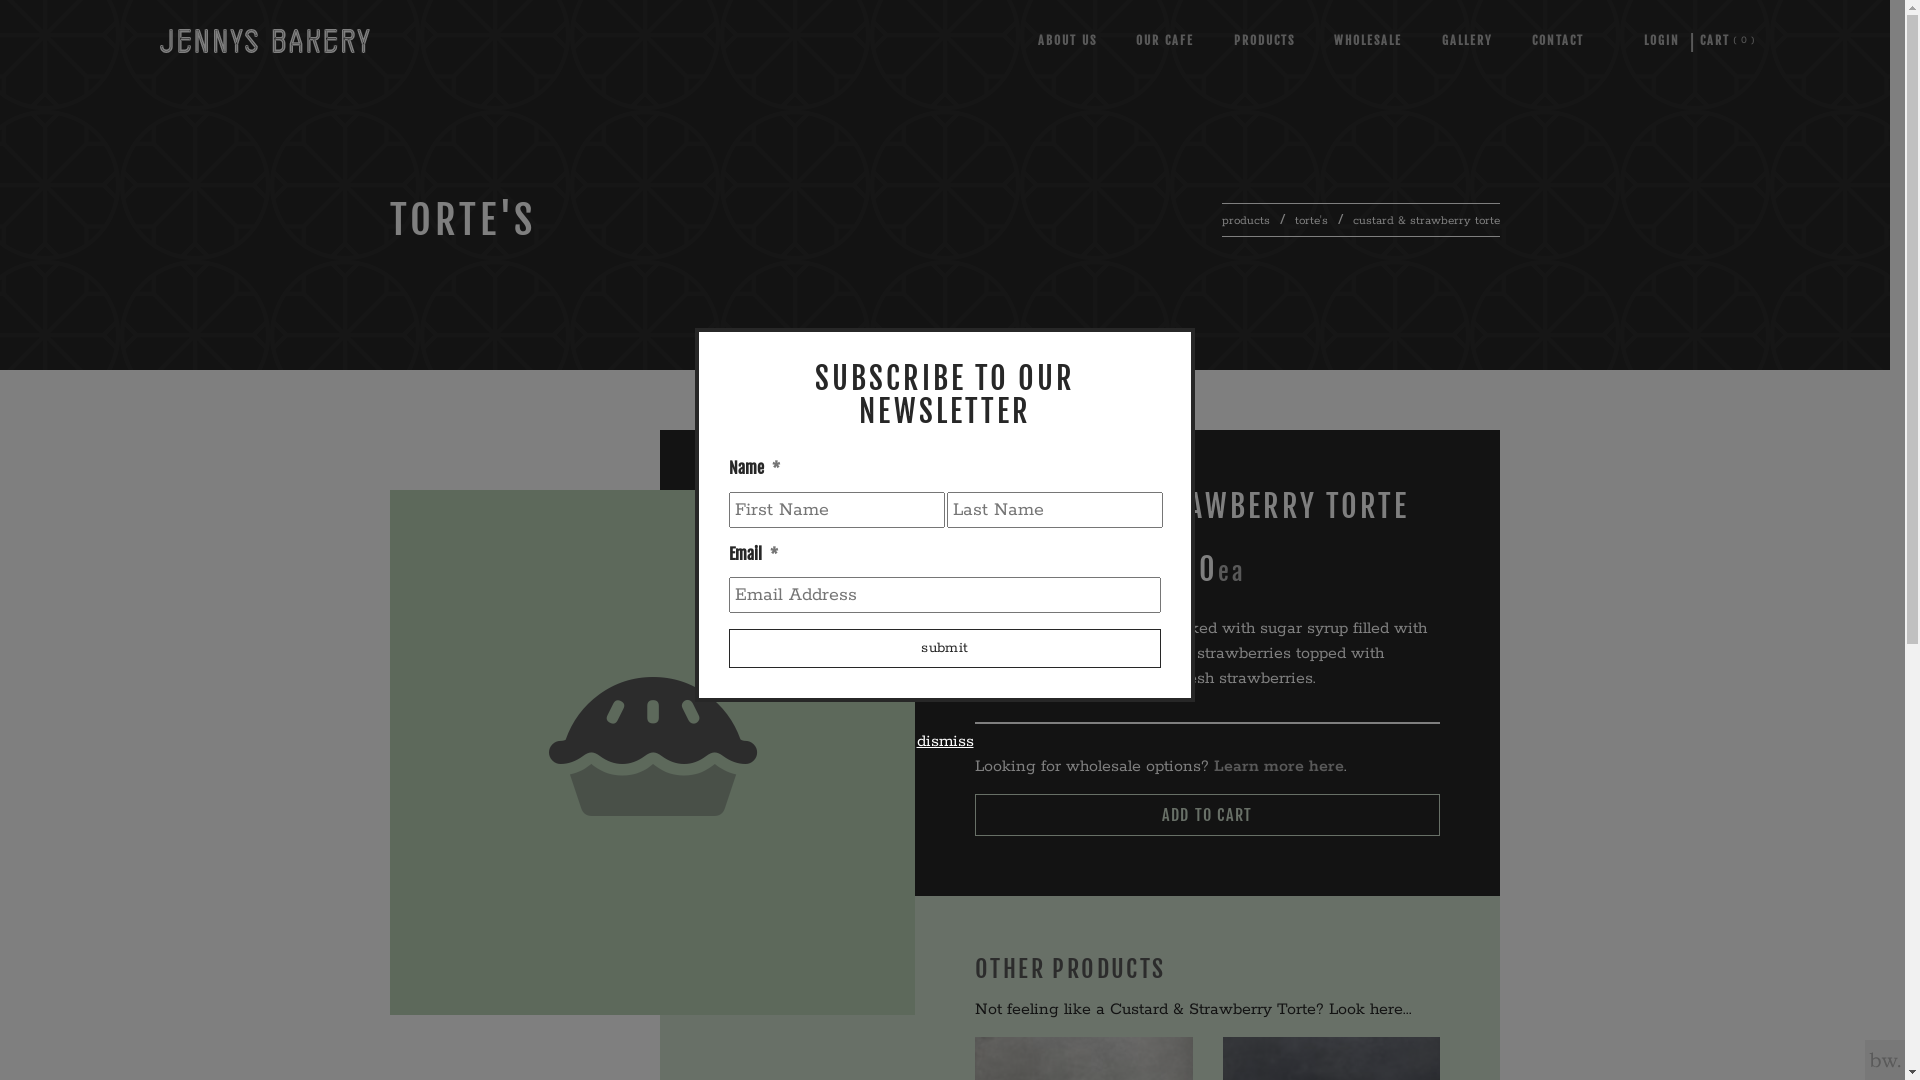 The width and height of the screenshot is (1920, 1080). Describe the element at coordinates (263, 40) in the screenshot. I see `'Jennys Bakery - Home'` at that location.